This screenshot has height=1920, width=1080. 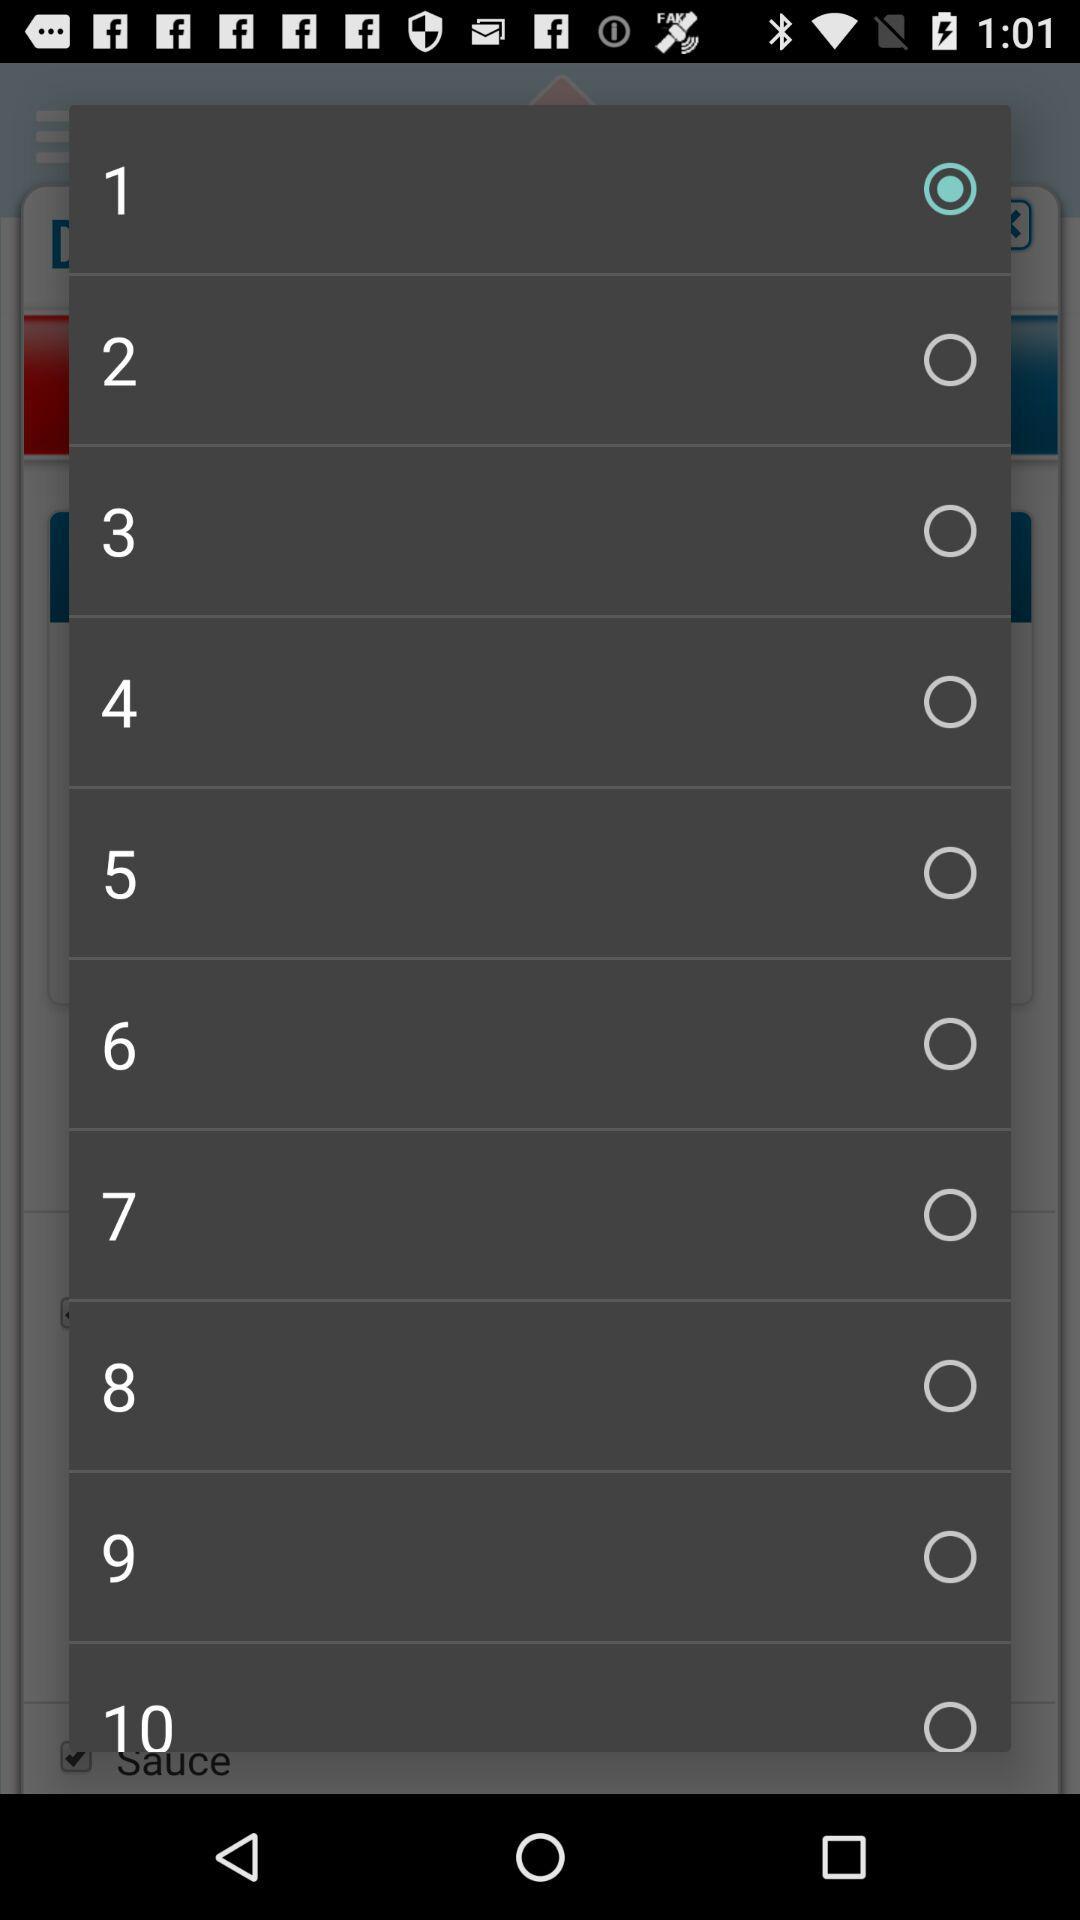 What do you see at coordinates (540, 531) in the screenshot?
I see `item below the 2 icon` at bounding box center [540, 531].